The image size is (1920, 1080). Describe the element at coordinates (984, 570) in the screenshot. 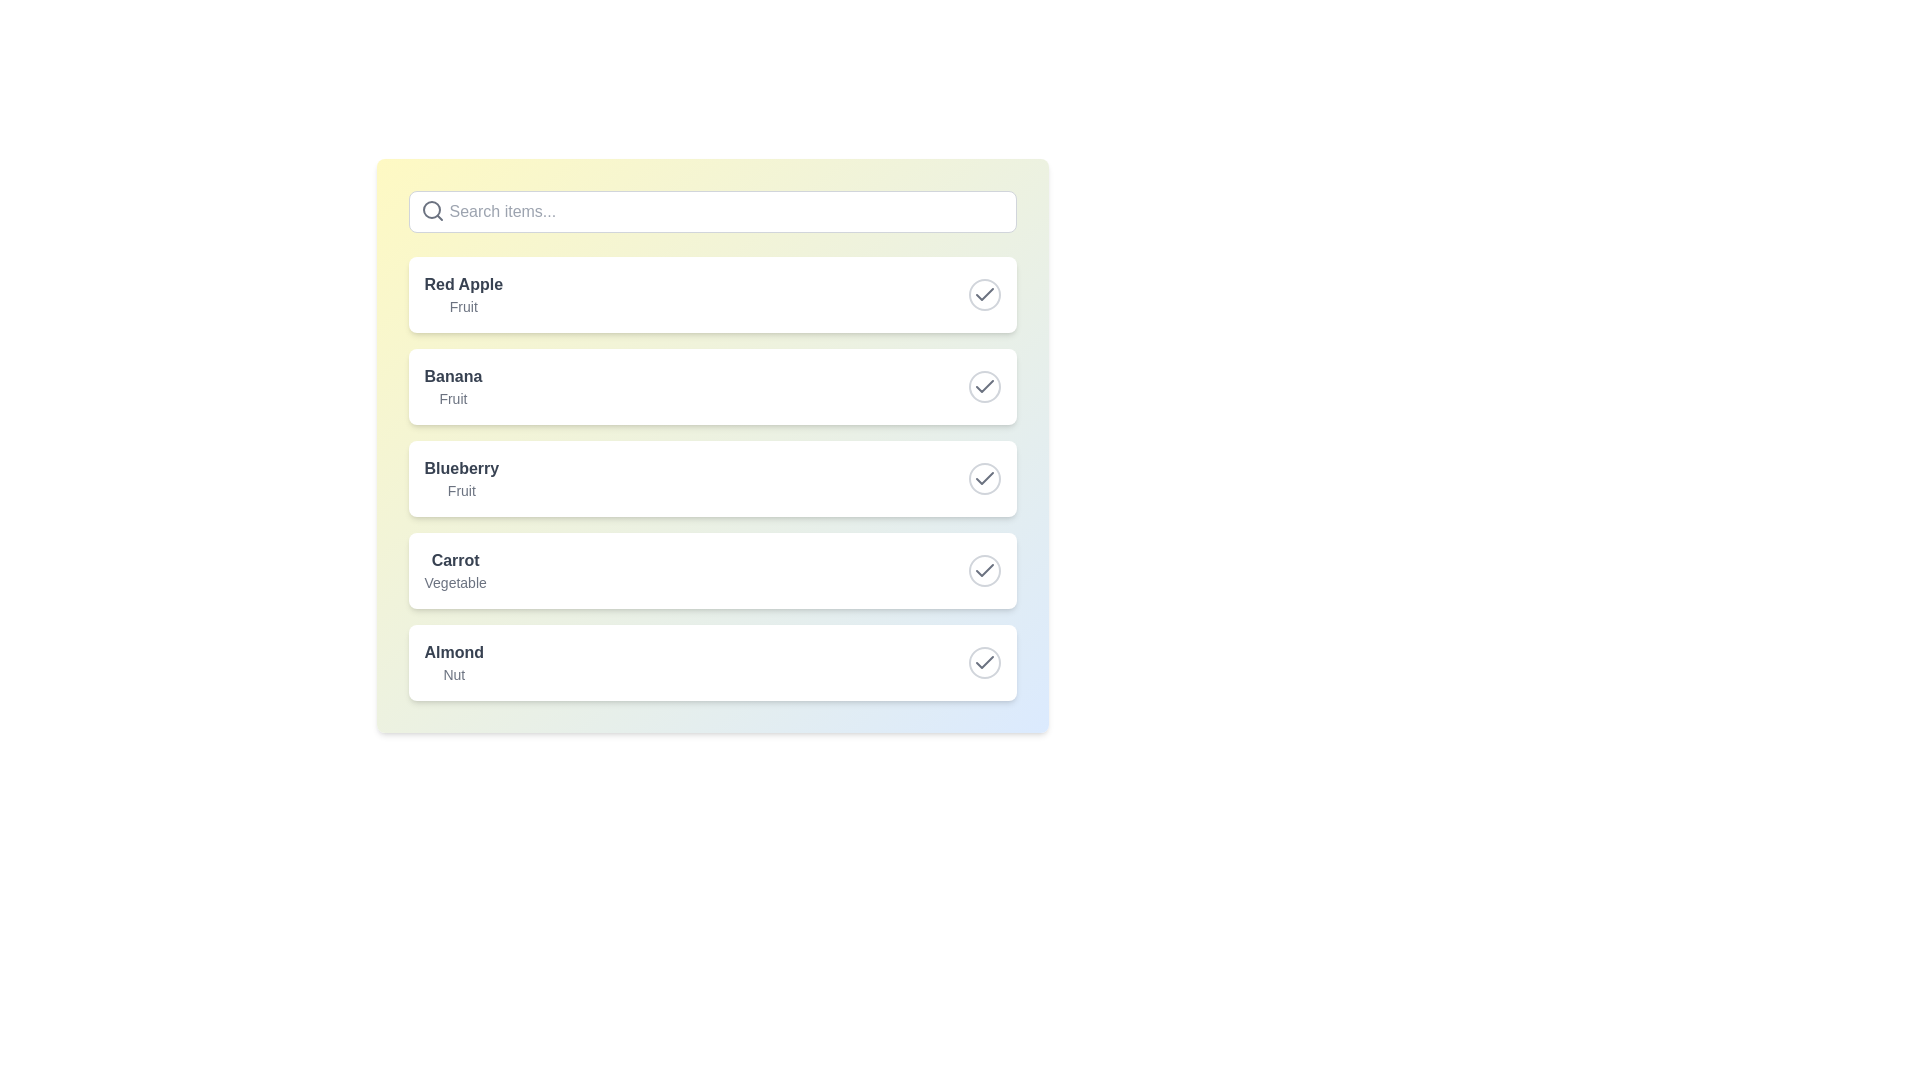

I see `the checkmark icon indicating selection for the list item 'Carrot - Vegetable'` at that location.